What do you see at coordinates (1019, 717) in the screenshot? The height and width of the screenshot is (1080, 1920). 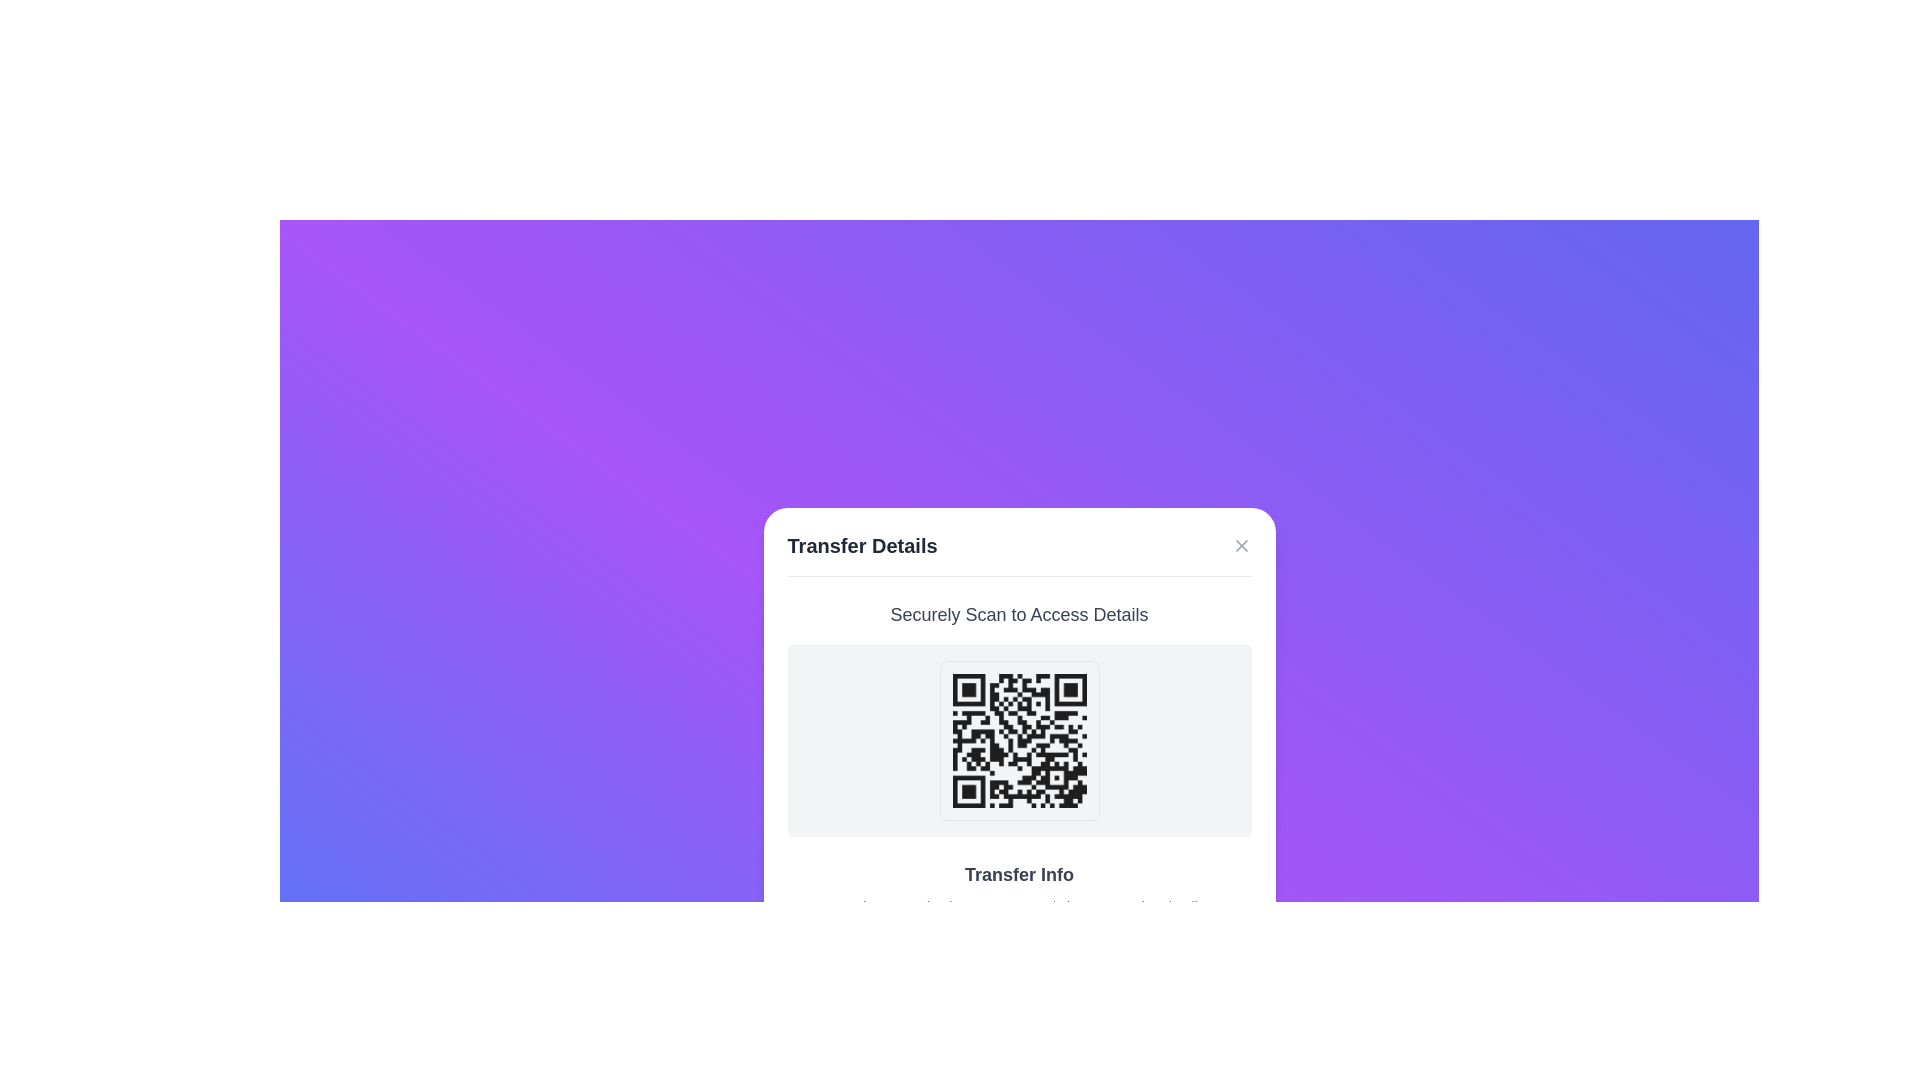 I see `the Informative block with QR code that contains the text 'Securely Scan` at bounding box center [1019, 717].